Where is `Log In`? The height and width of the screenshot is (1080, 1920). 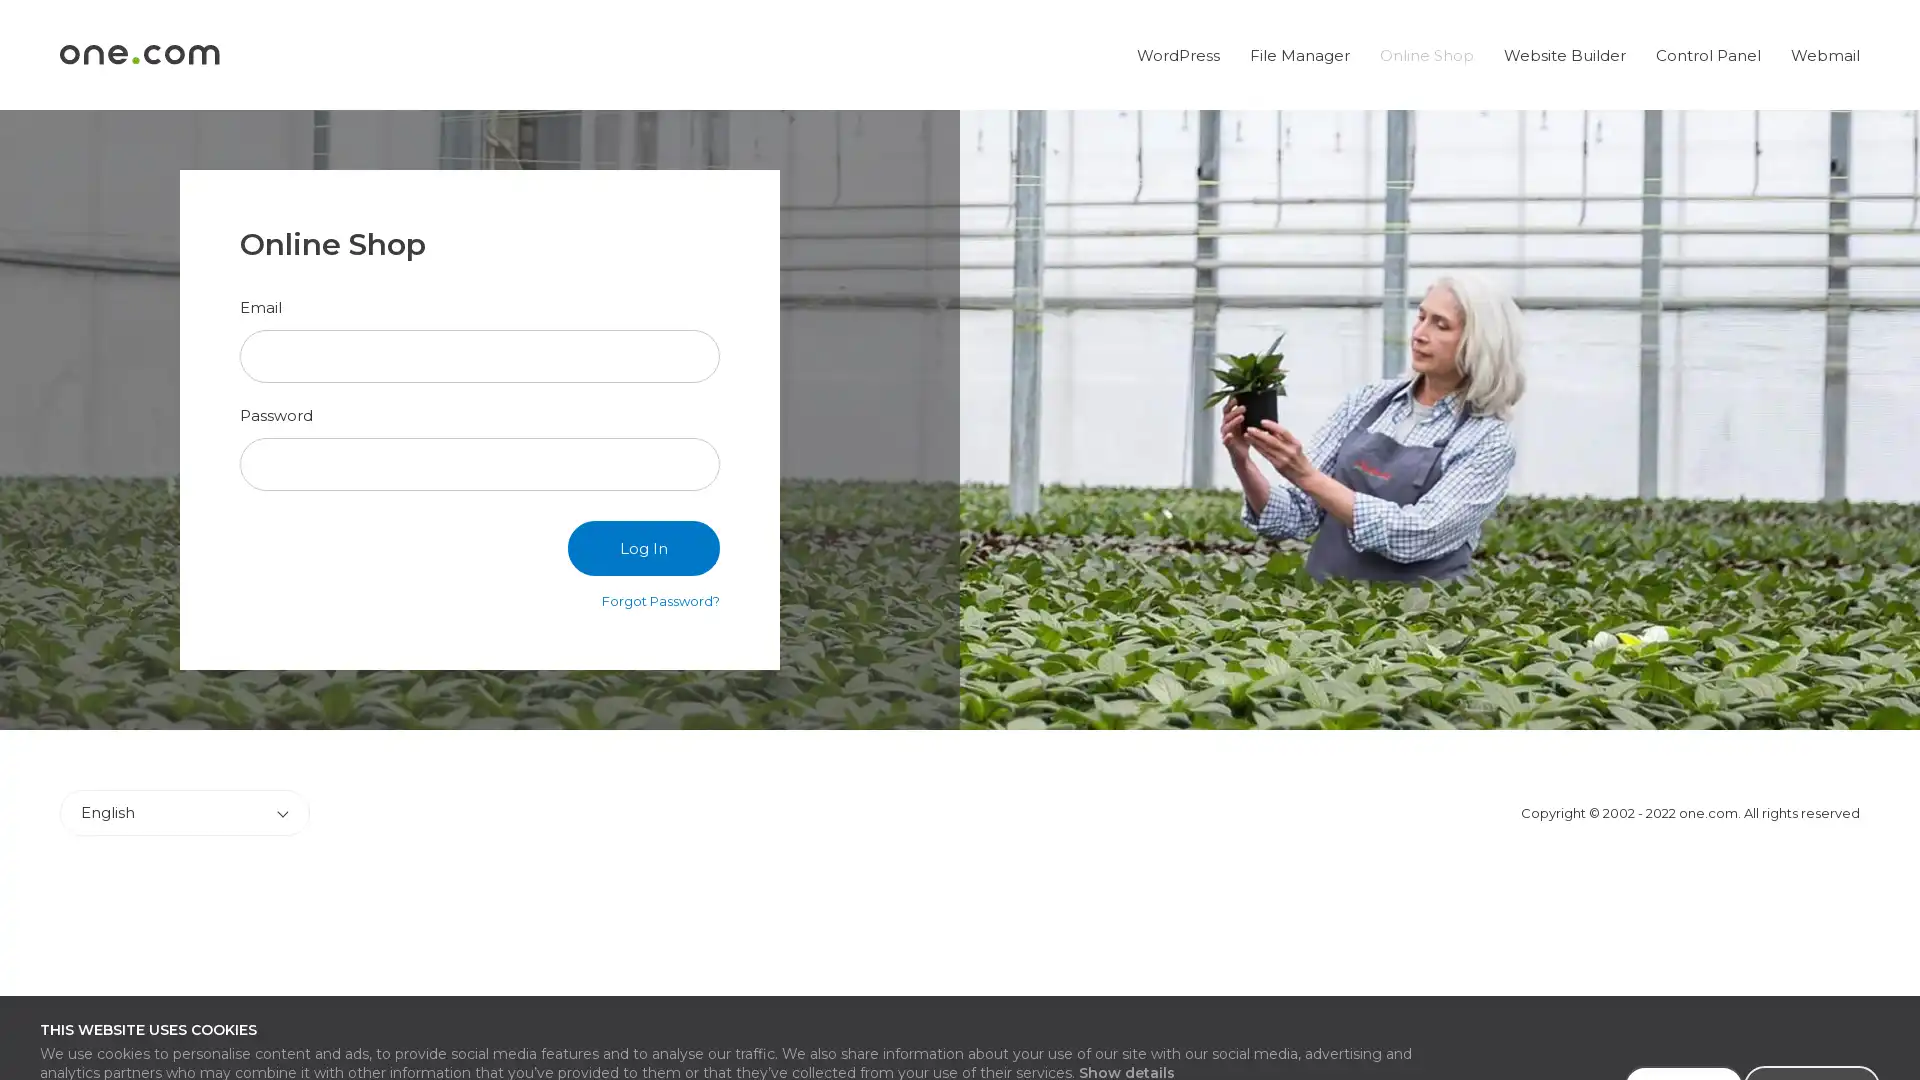 Log In is located at coordinates (643, 548).